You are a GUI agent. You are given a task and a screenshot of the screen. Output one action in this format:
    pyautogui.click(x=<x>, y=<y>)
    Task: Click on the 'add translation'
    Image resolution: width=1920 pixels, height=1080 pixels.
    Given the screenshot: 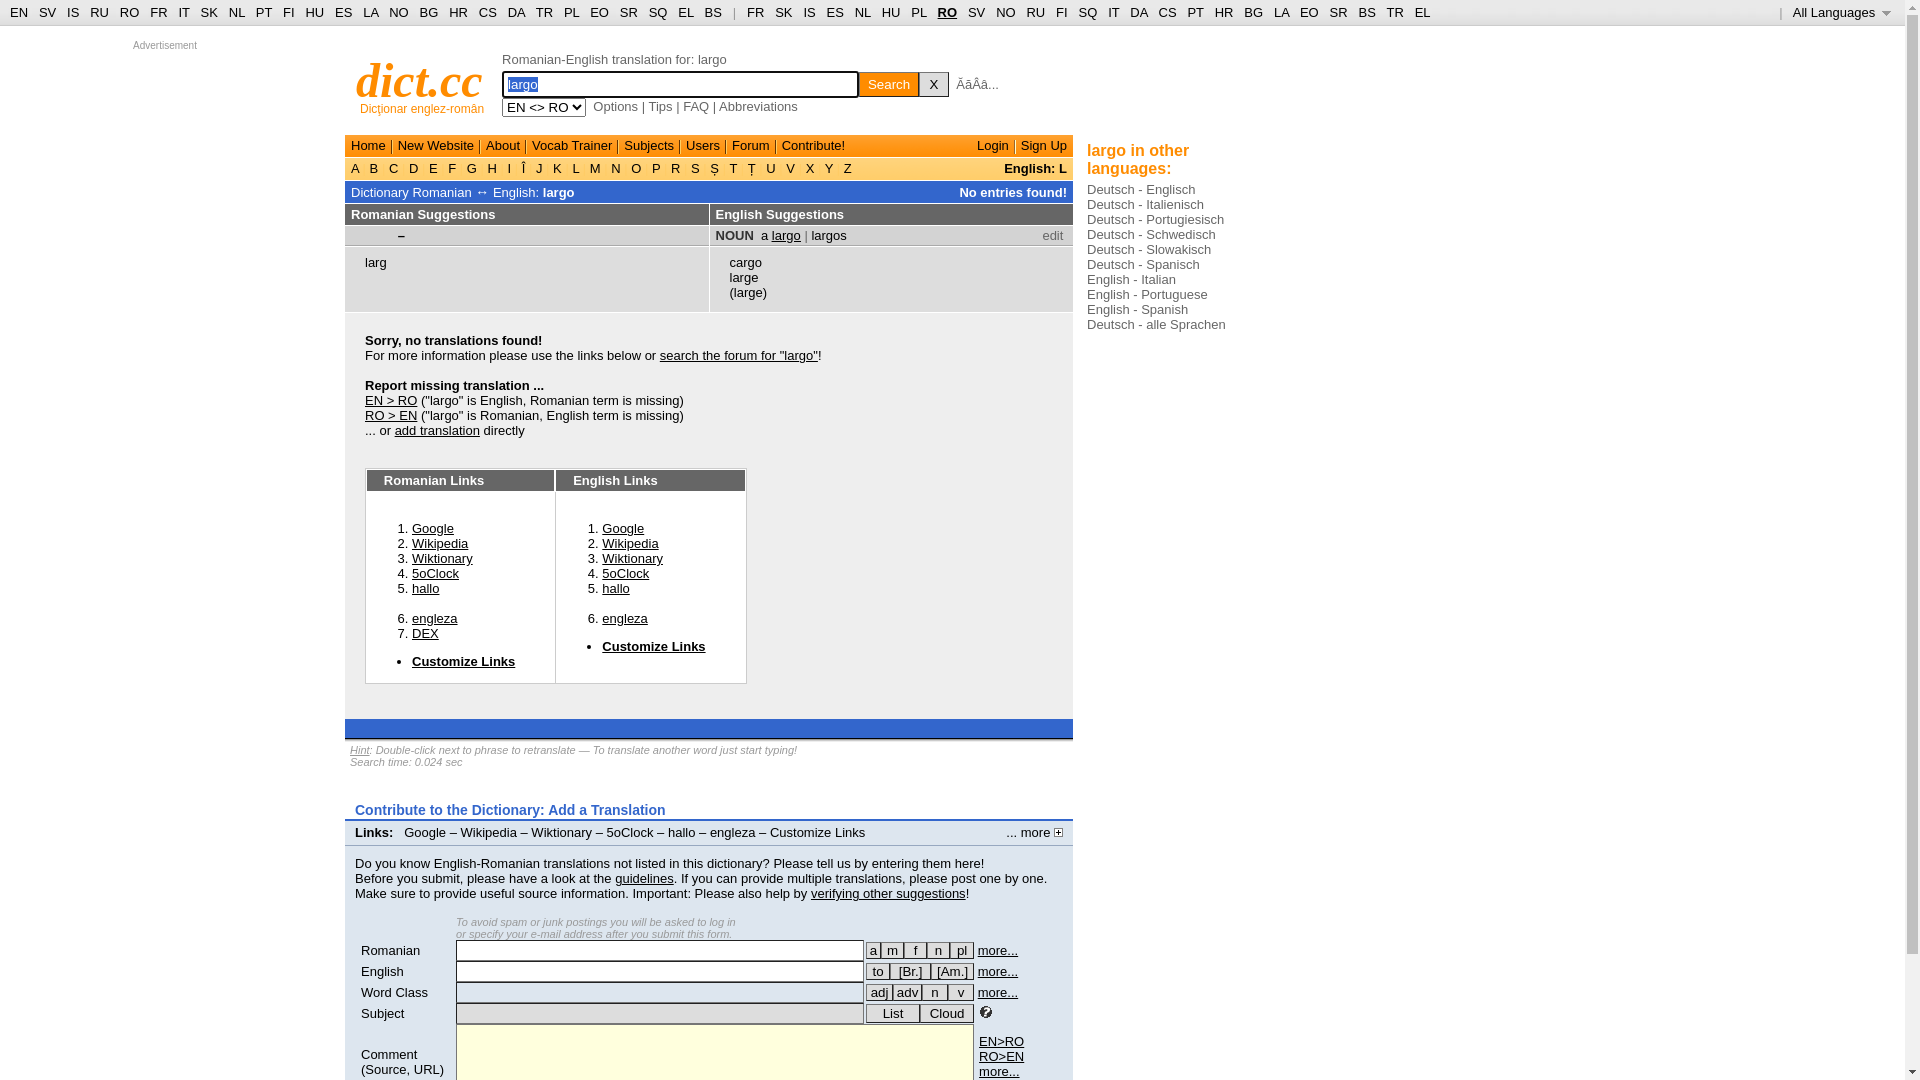 What is the action you would take?
    pyautogui.click(x=394, y=429)
    